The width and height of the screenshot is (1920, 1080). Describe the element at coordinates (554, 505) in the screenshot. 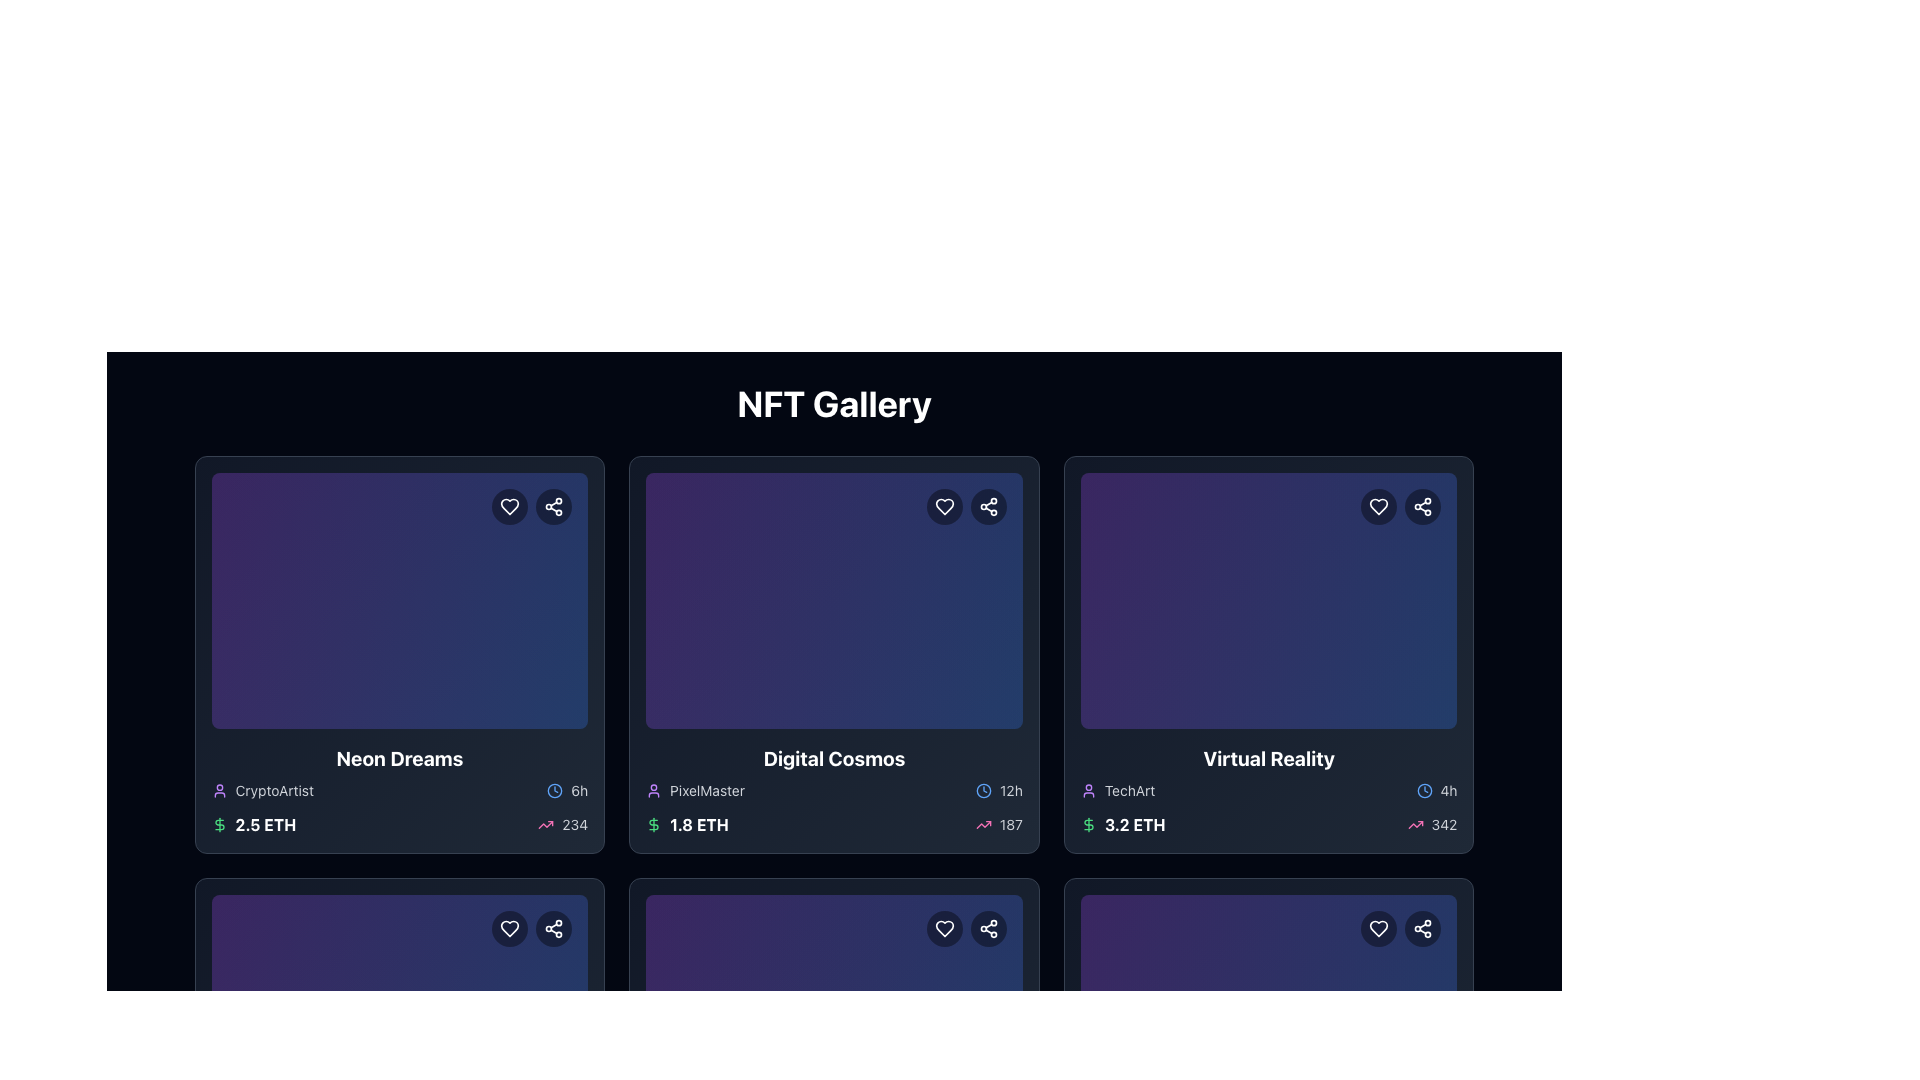

I see `the share button located in the top-right corner of the 'Neon Dreams' card` at that location.